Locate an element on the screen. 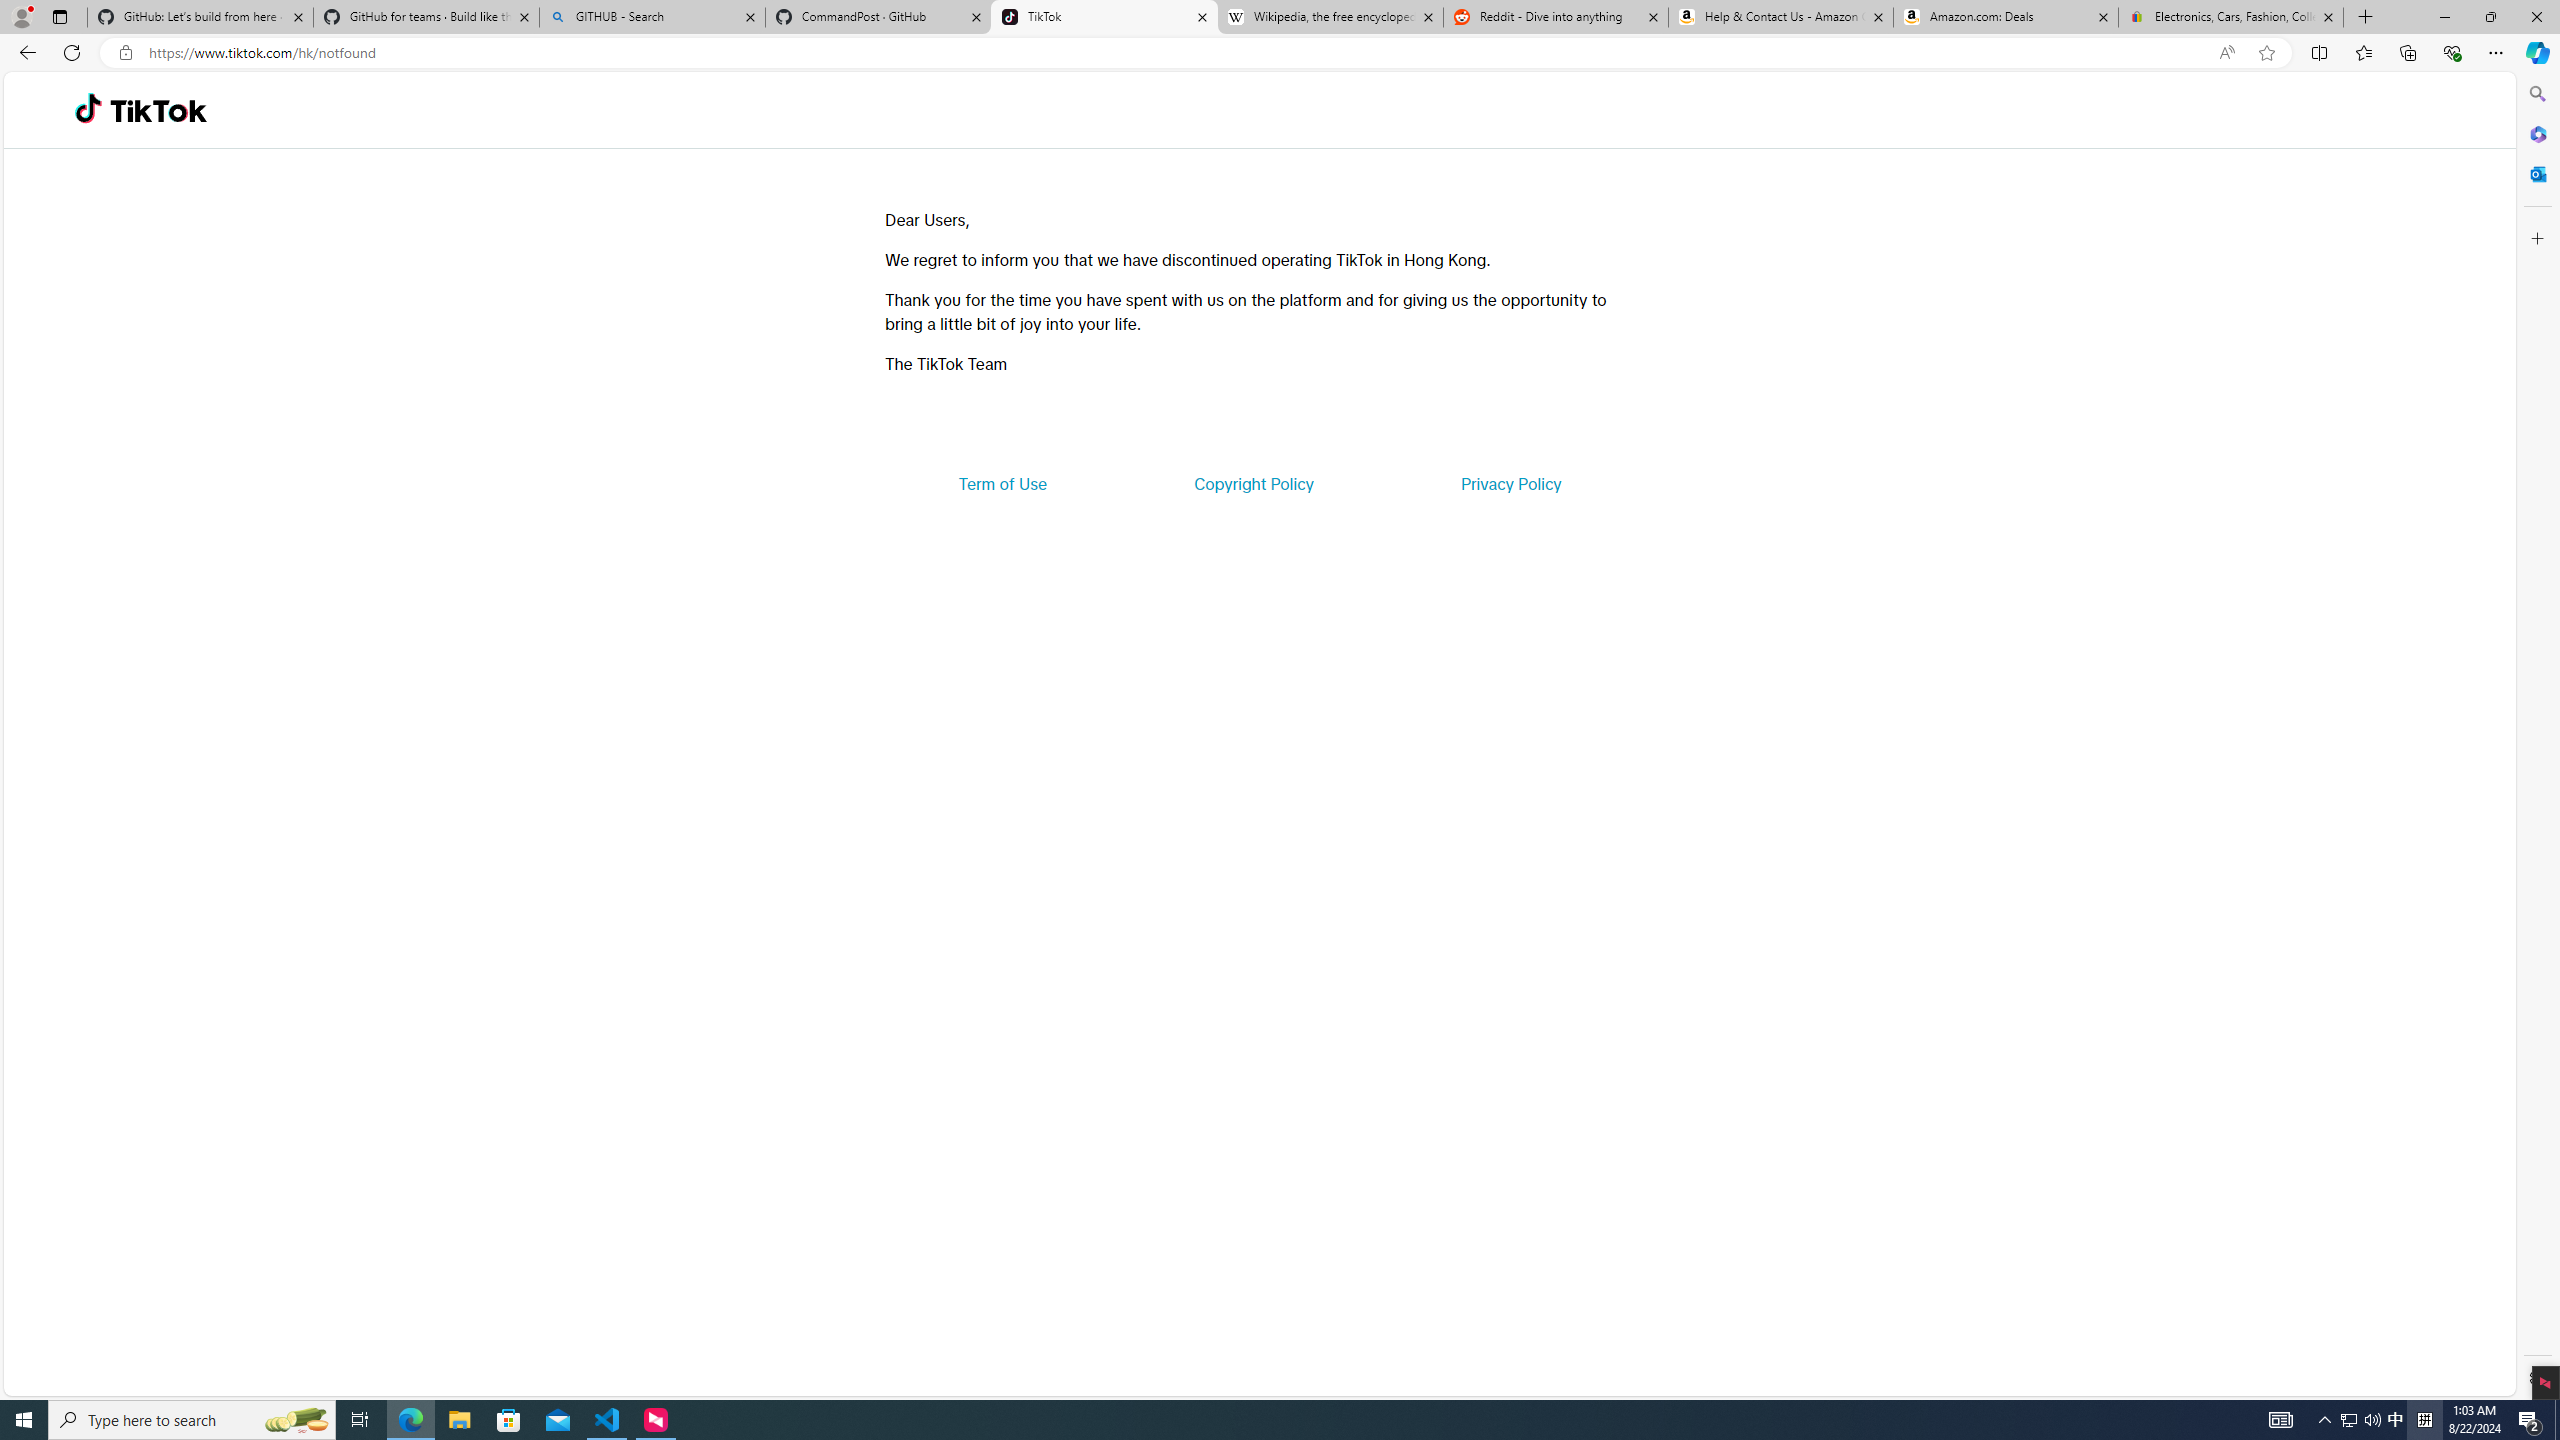  'Reddit - Dive into anything' is located at coordinates (1556, 16).